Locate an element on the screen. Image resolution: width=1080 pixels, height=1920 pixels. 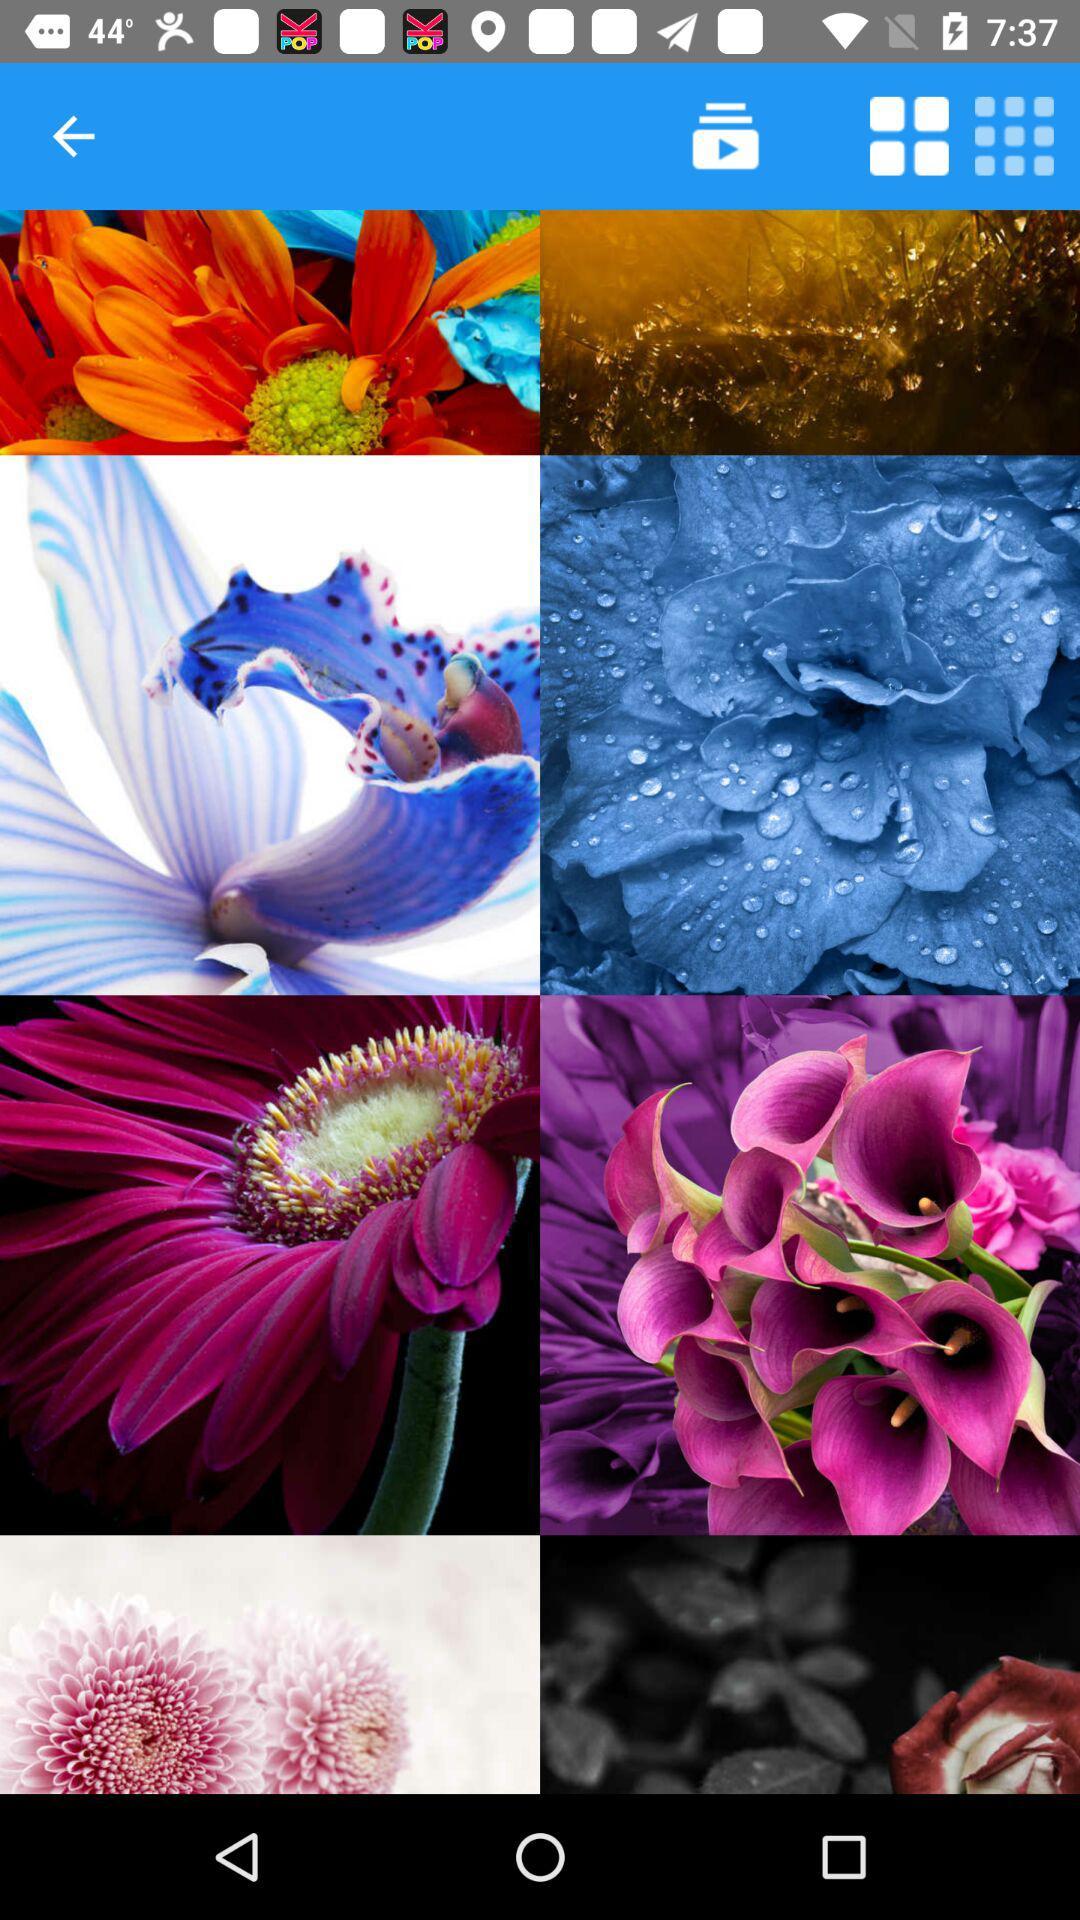
photo is located at coordinates (270, 1264).